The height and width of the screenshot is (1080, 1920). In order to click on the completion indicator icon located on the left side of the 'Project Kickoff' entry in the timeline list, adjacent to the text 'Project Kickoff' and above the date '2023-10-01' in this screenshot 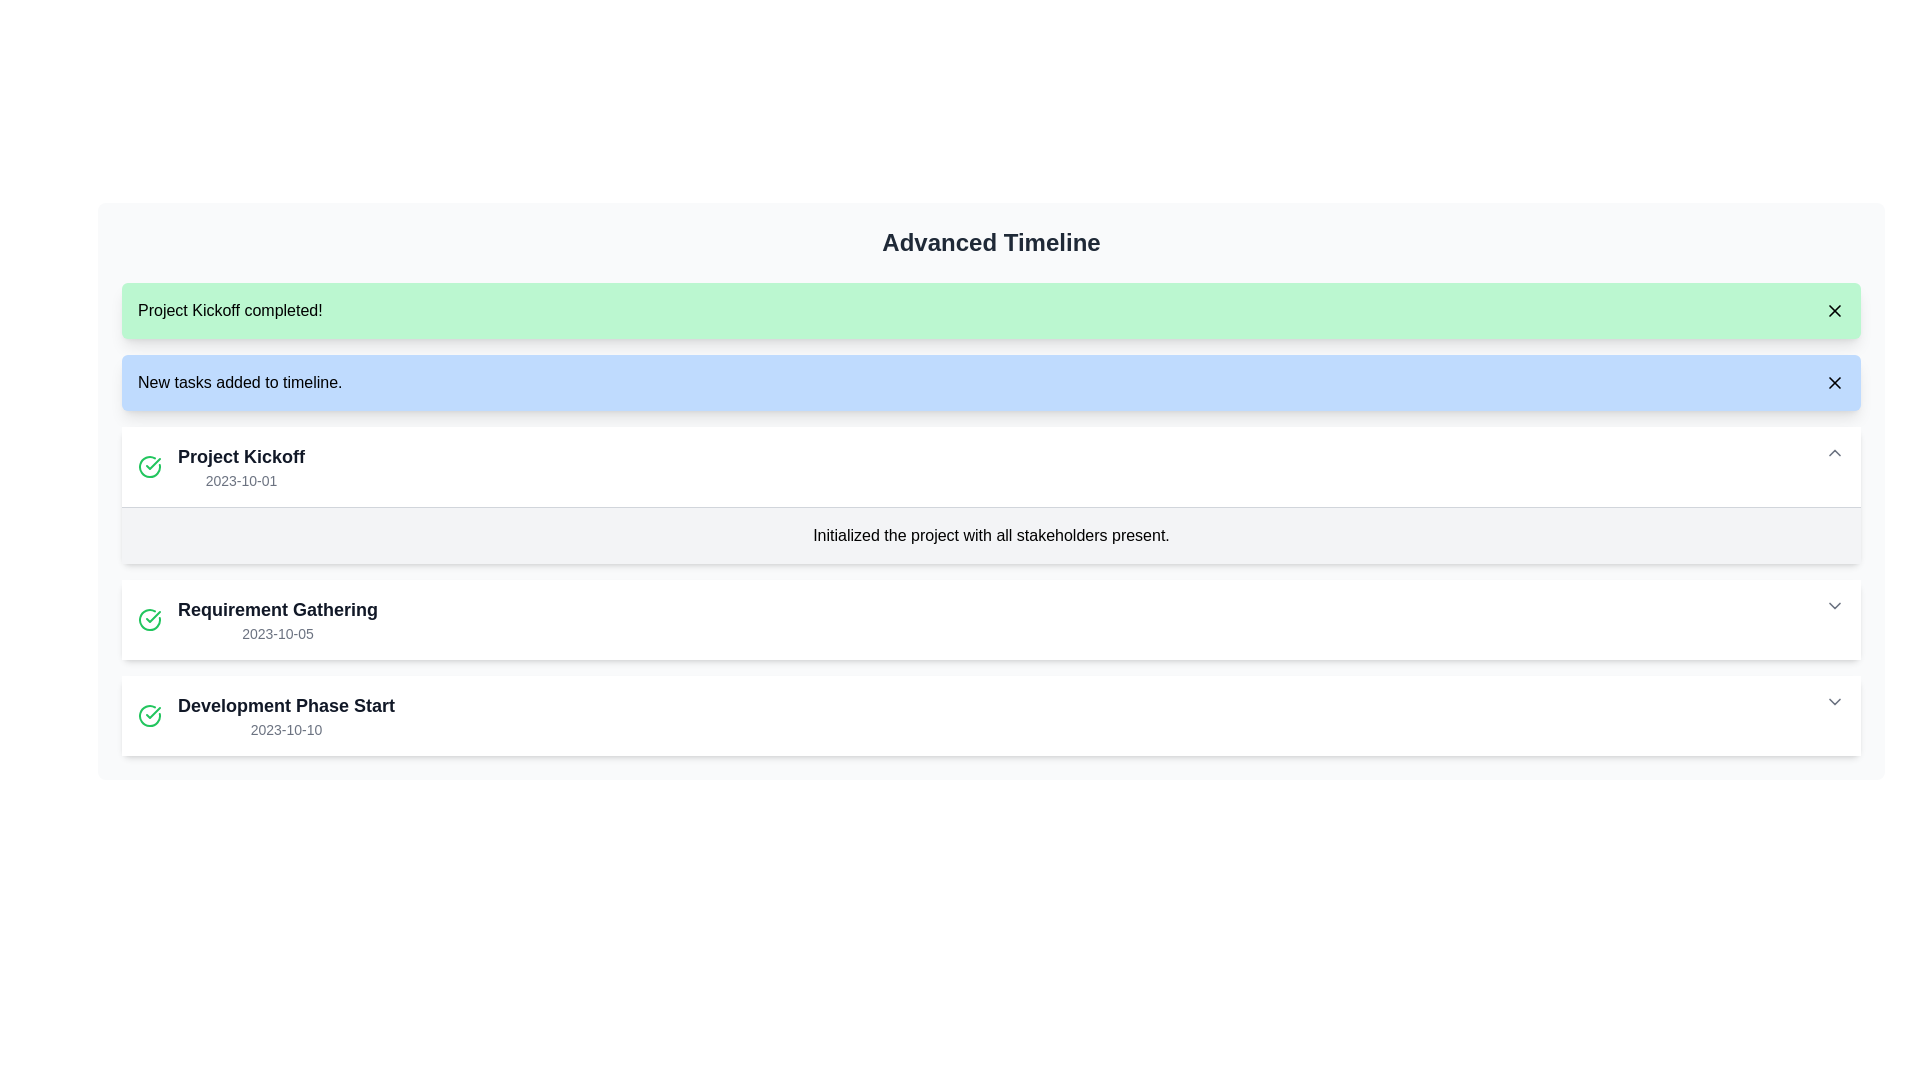, I will do `click(148, 466)`.